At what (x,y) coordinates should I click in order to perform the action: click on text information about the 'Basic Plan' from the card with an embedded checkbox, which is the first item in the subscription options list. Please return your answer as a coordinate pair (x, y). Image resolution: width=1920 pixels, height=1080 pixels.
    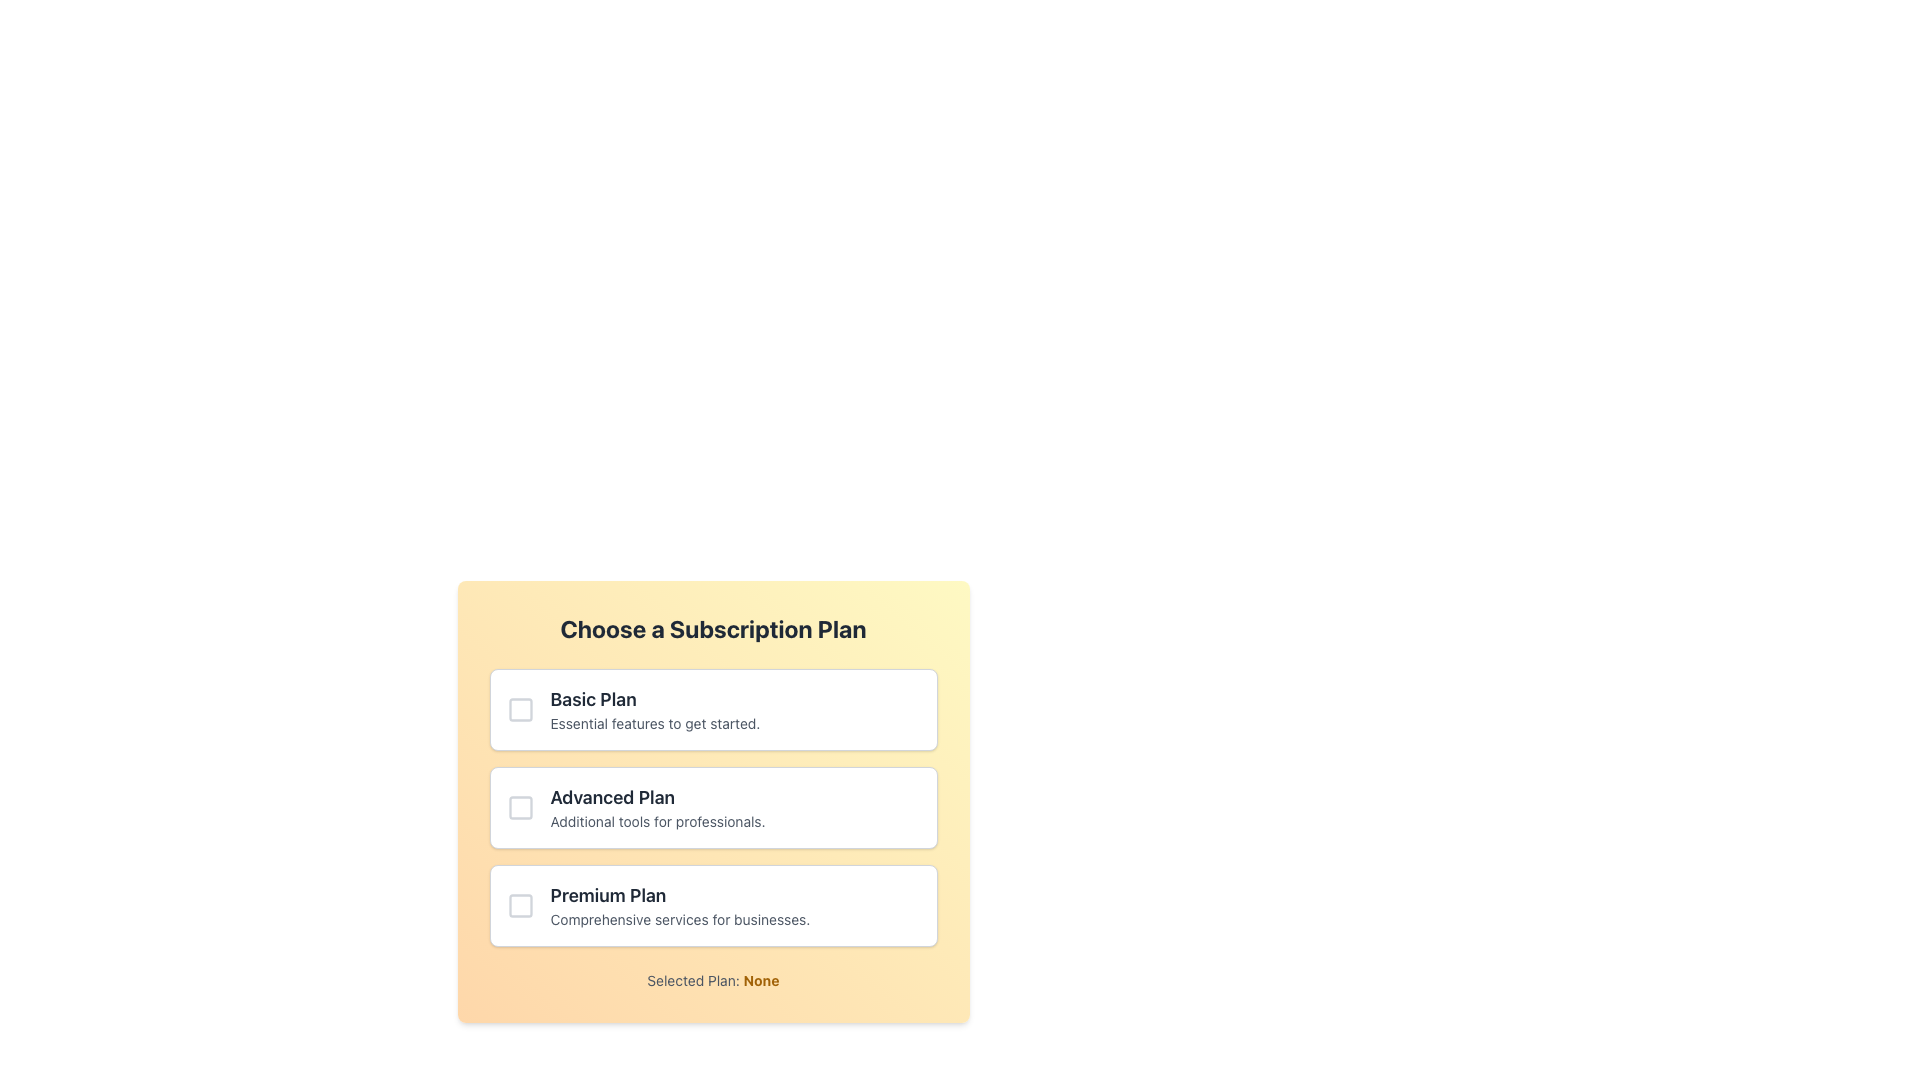
    Looking at the image, I should click on (713, 708).